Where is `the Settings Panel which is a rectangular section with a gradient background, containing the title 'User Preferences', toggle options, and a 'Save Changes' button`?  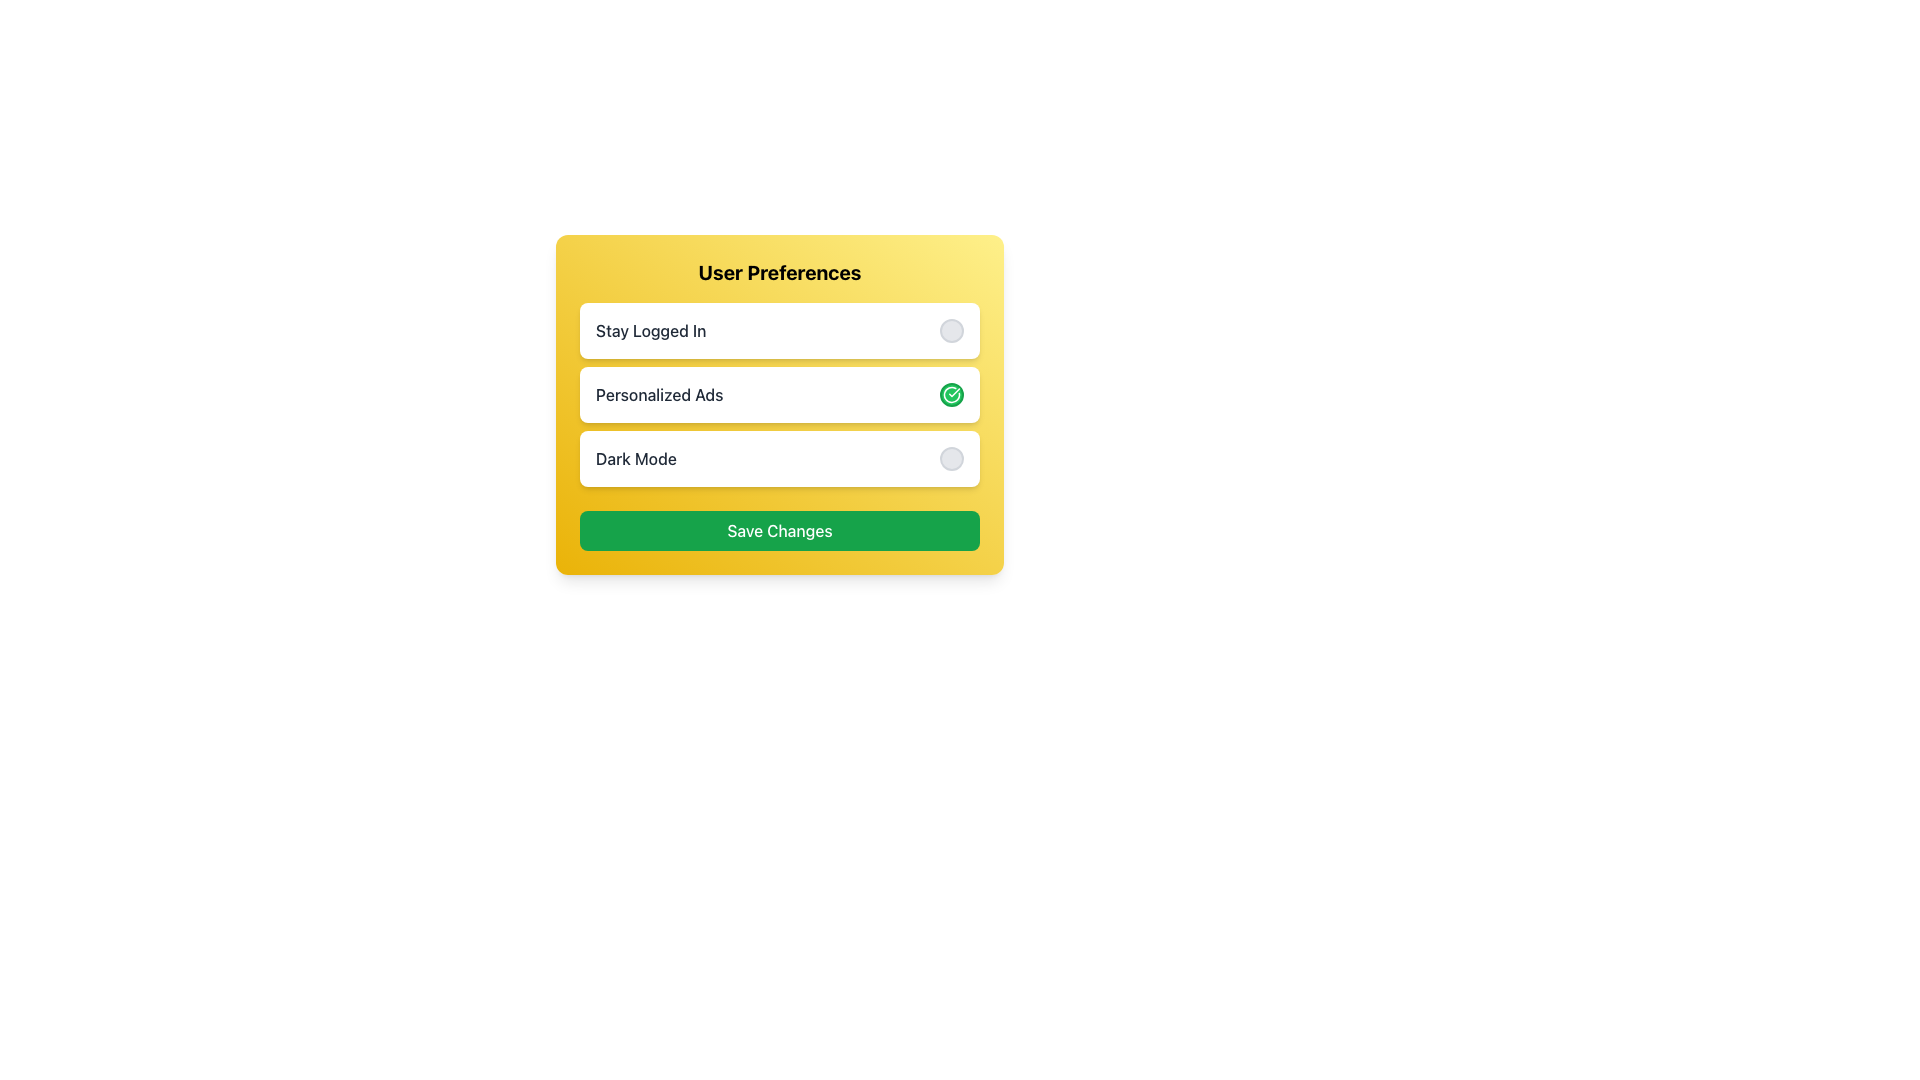 the Settings Panel which is a rectangular section with a gradient background, containing the title 'User Preferences', toggle options, and a 'Save Changes' button is located at coordinates (778, 405).